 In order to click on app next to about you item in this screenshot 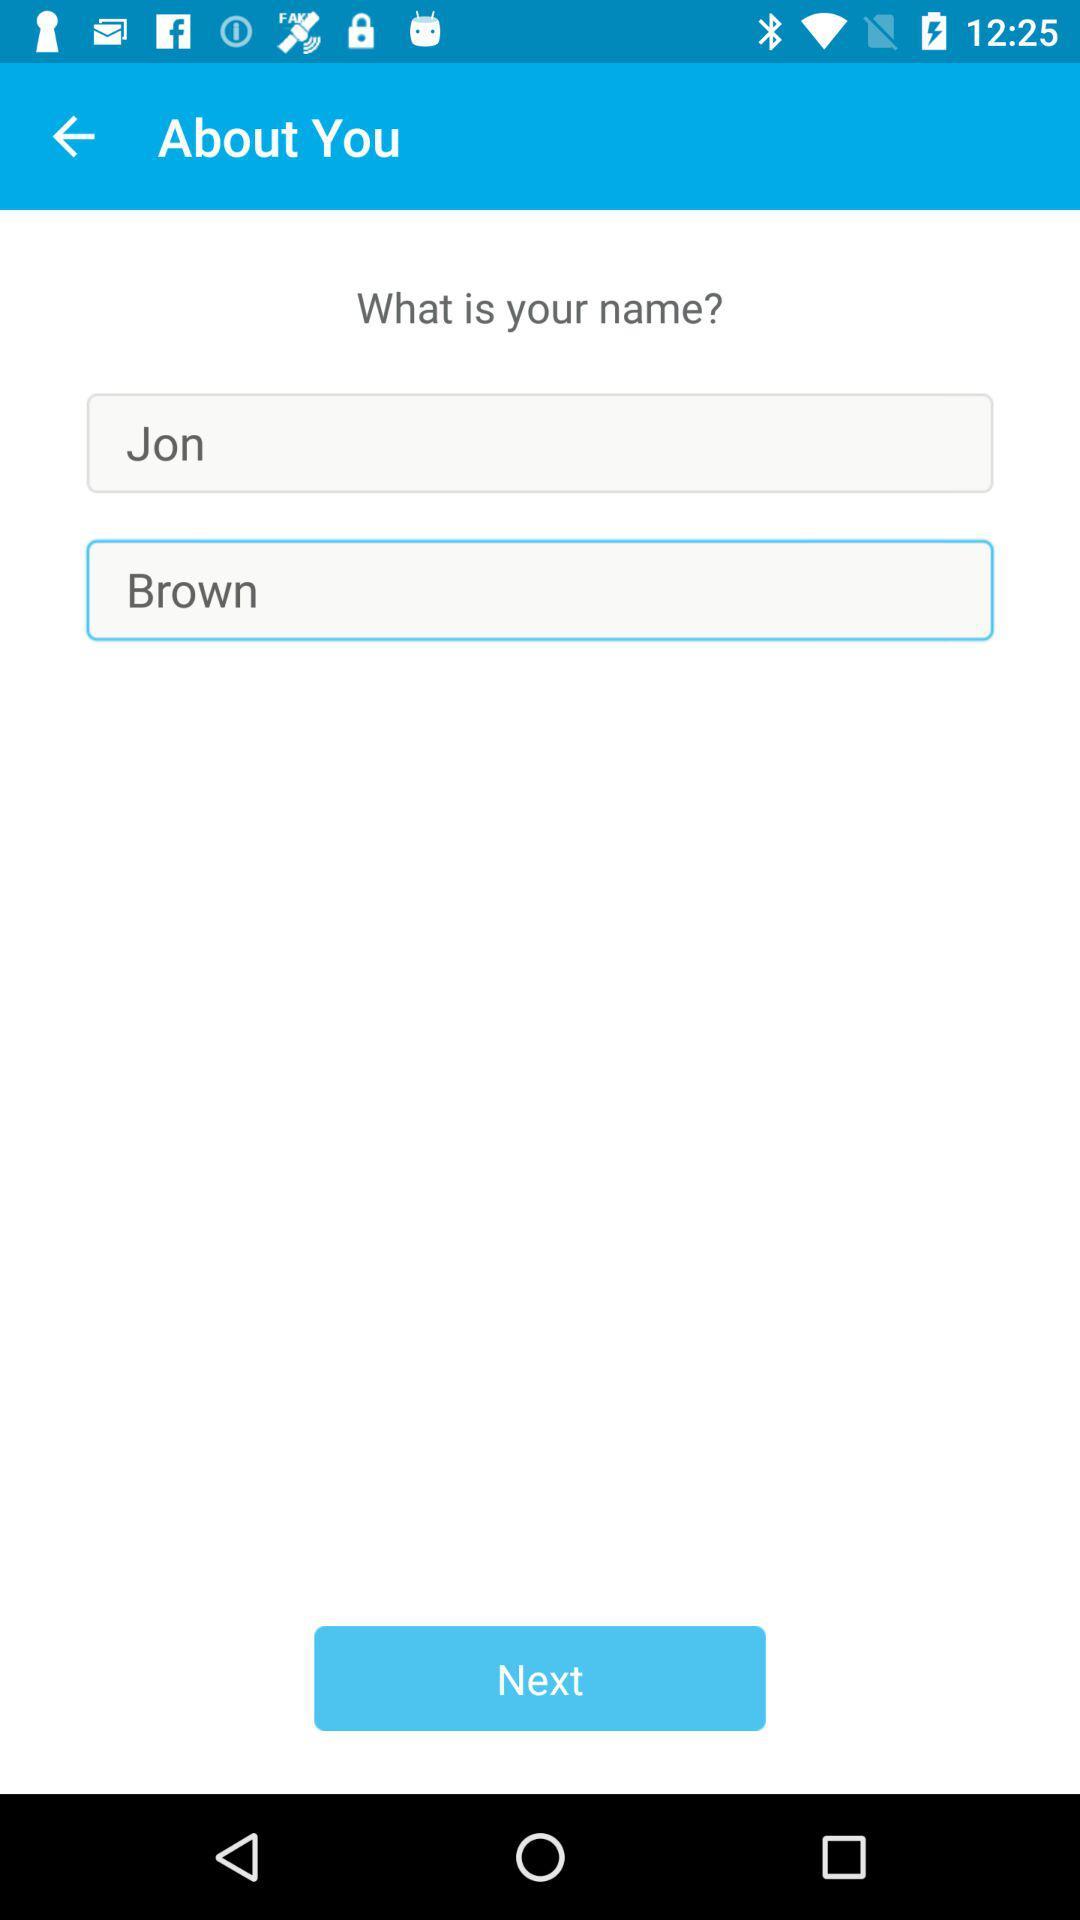, I will do `click(72, 135)`.